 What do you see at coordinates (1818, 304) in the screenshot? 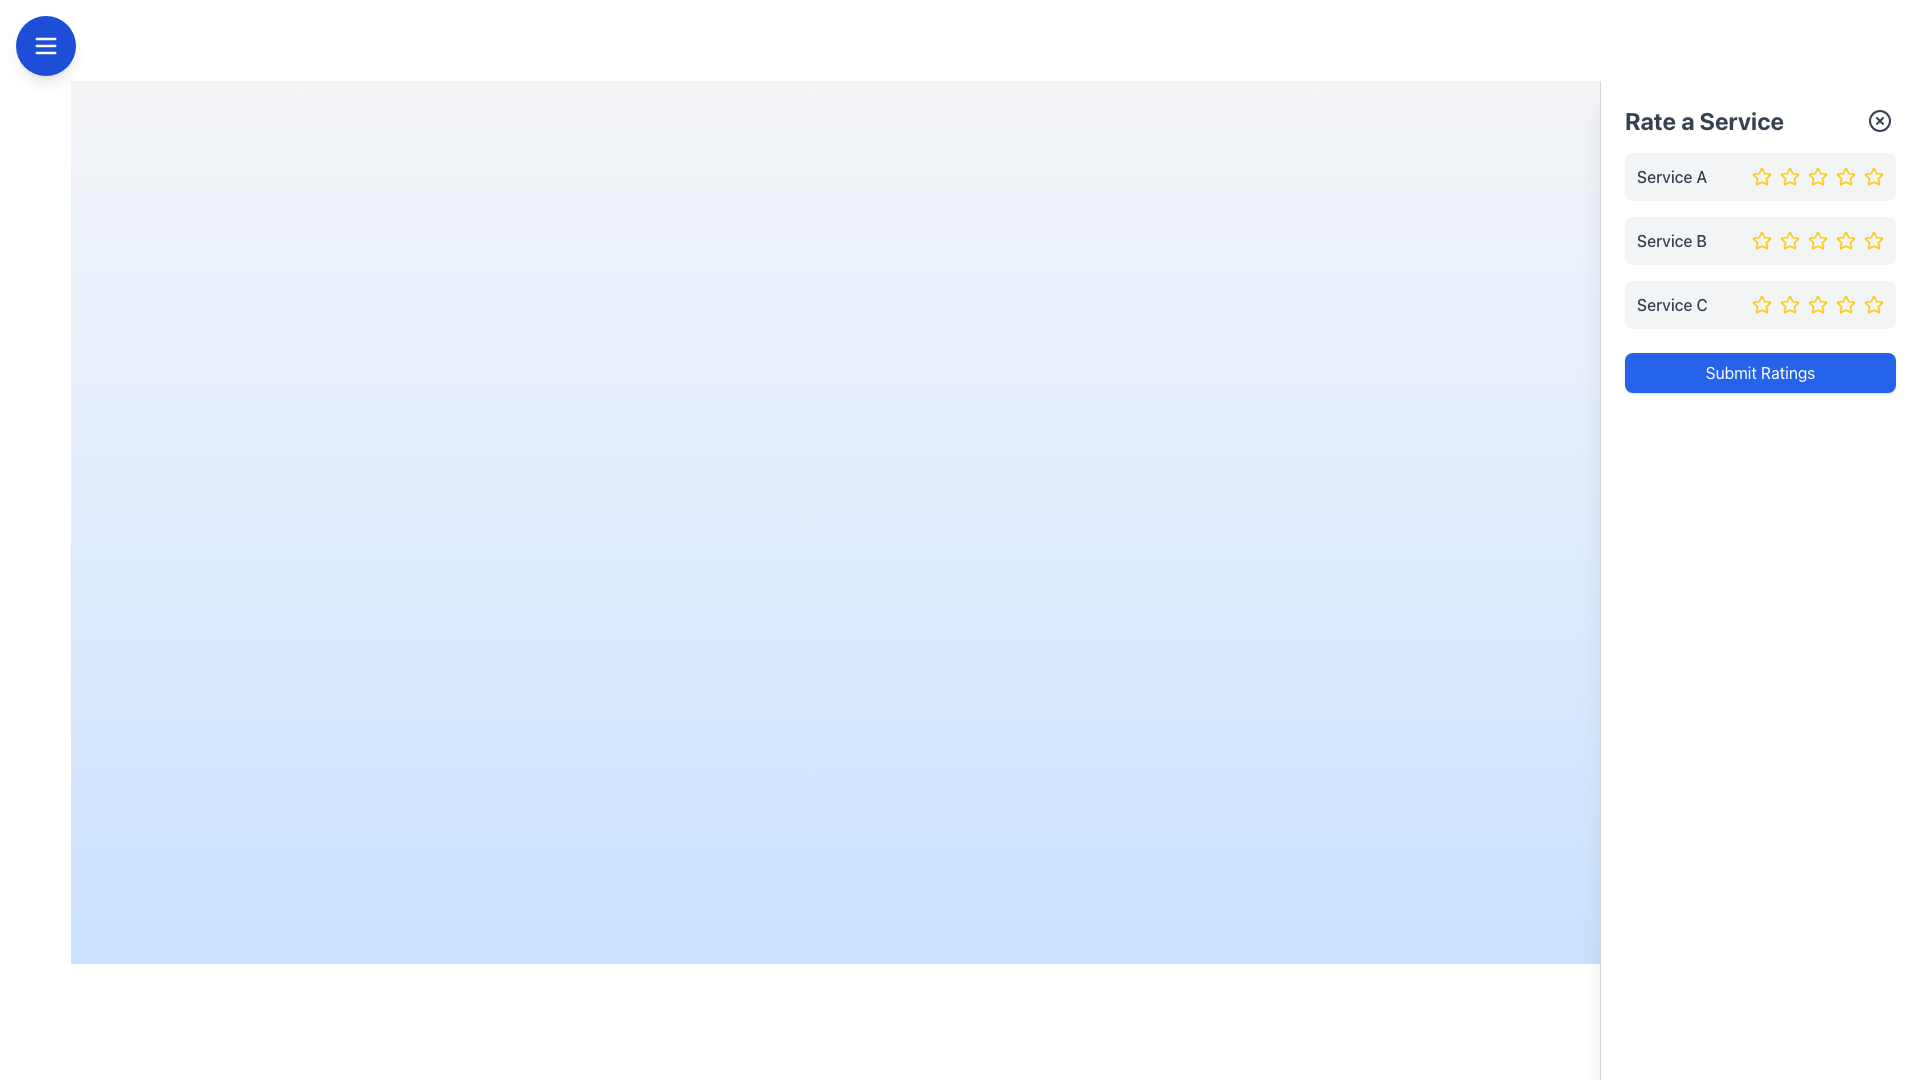
I see `the third star in the rating section for 'Service C'` at bounding box center [1818, 304].